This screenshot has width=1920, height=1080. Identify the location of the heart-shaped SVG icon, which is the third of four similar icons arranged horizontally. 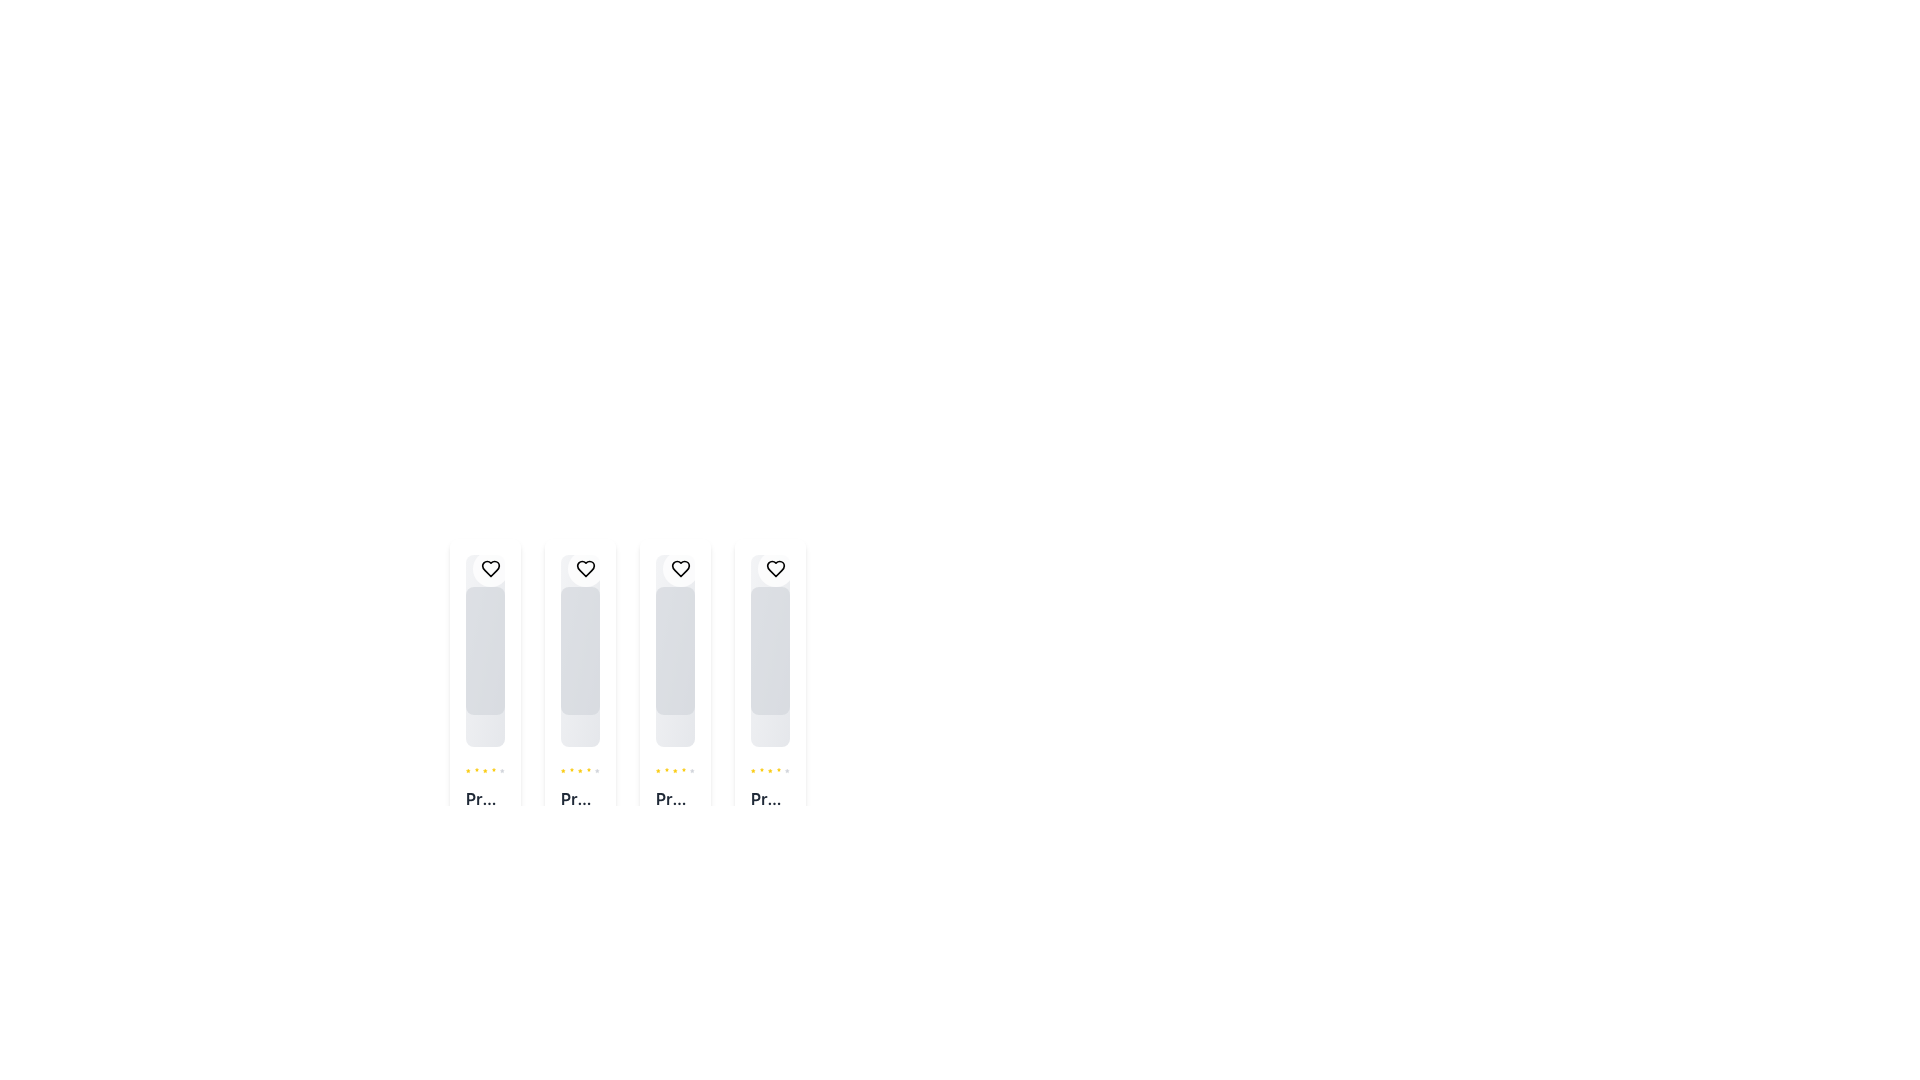
(681, 569).